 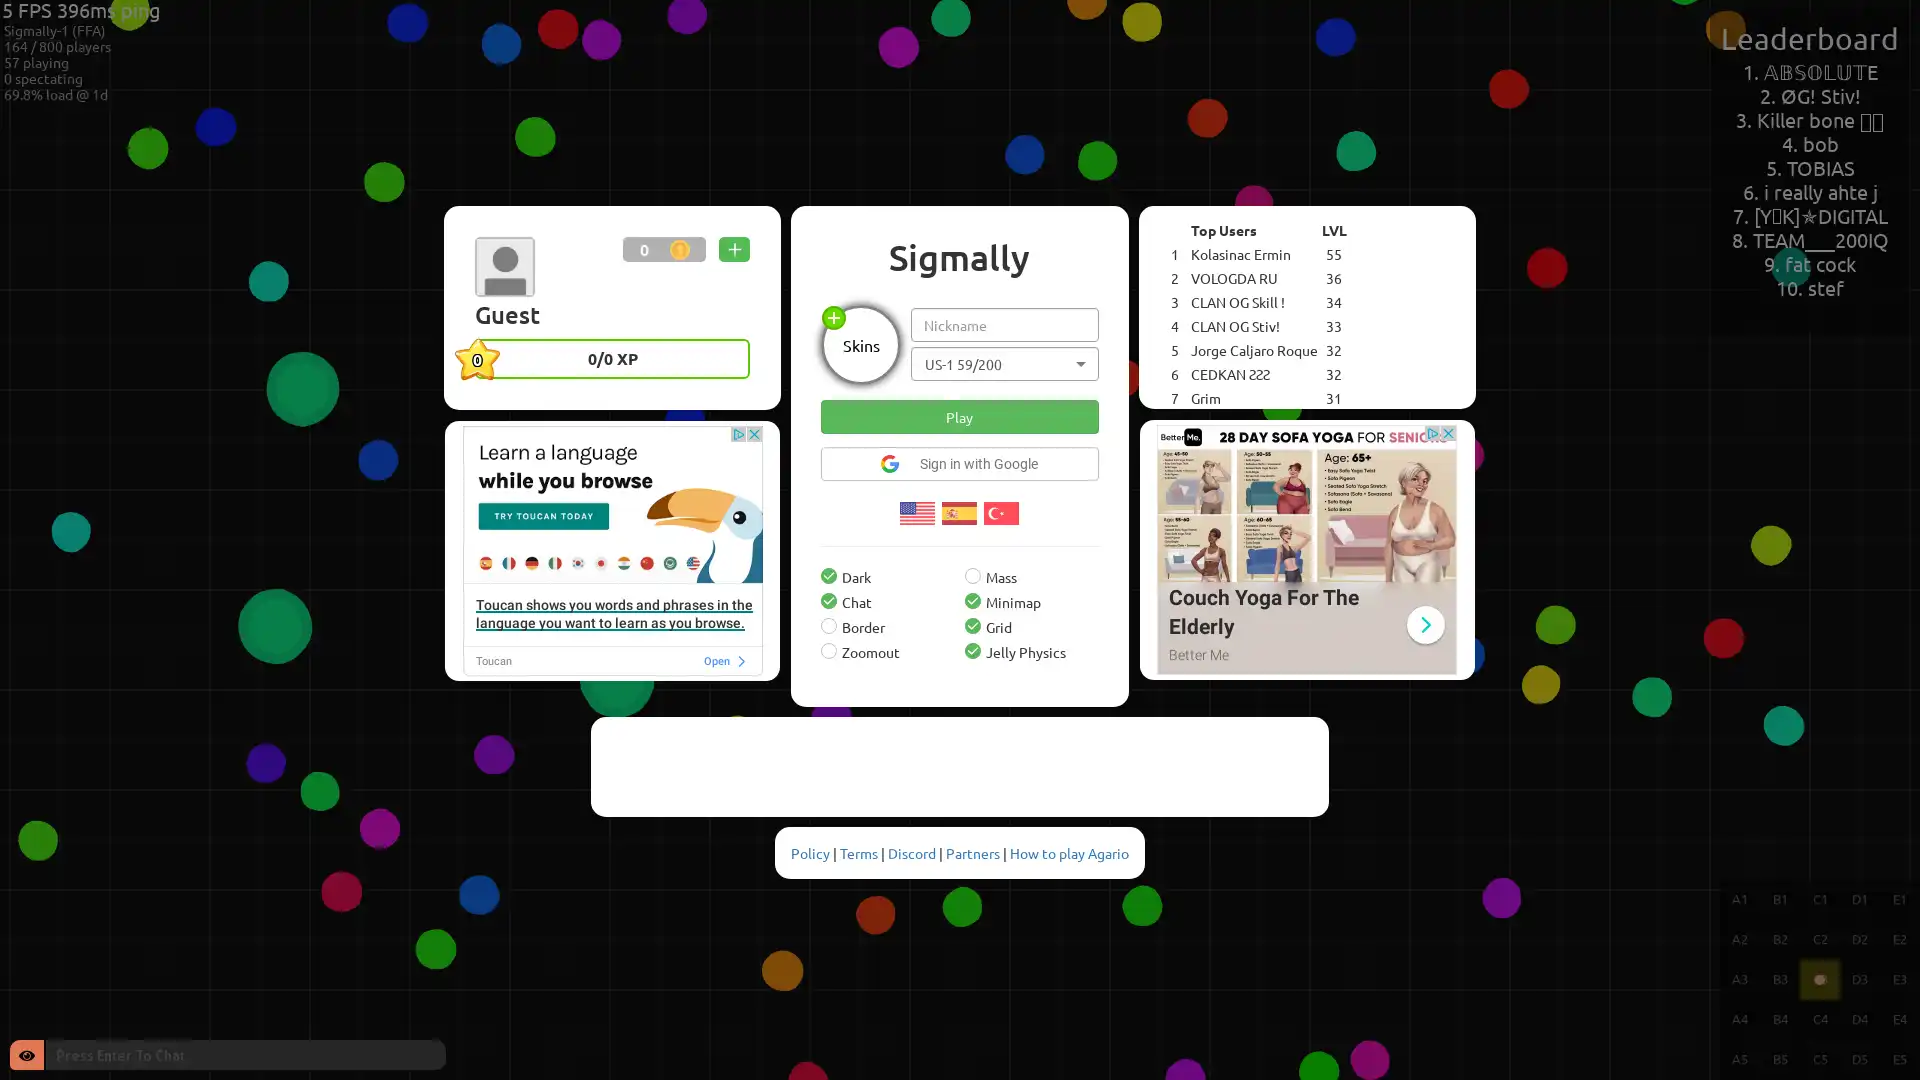 What do you see at coordinates (1068, 852) in the screenshot?
I see `How to play Agario` at bounding box center [1068, 852].